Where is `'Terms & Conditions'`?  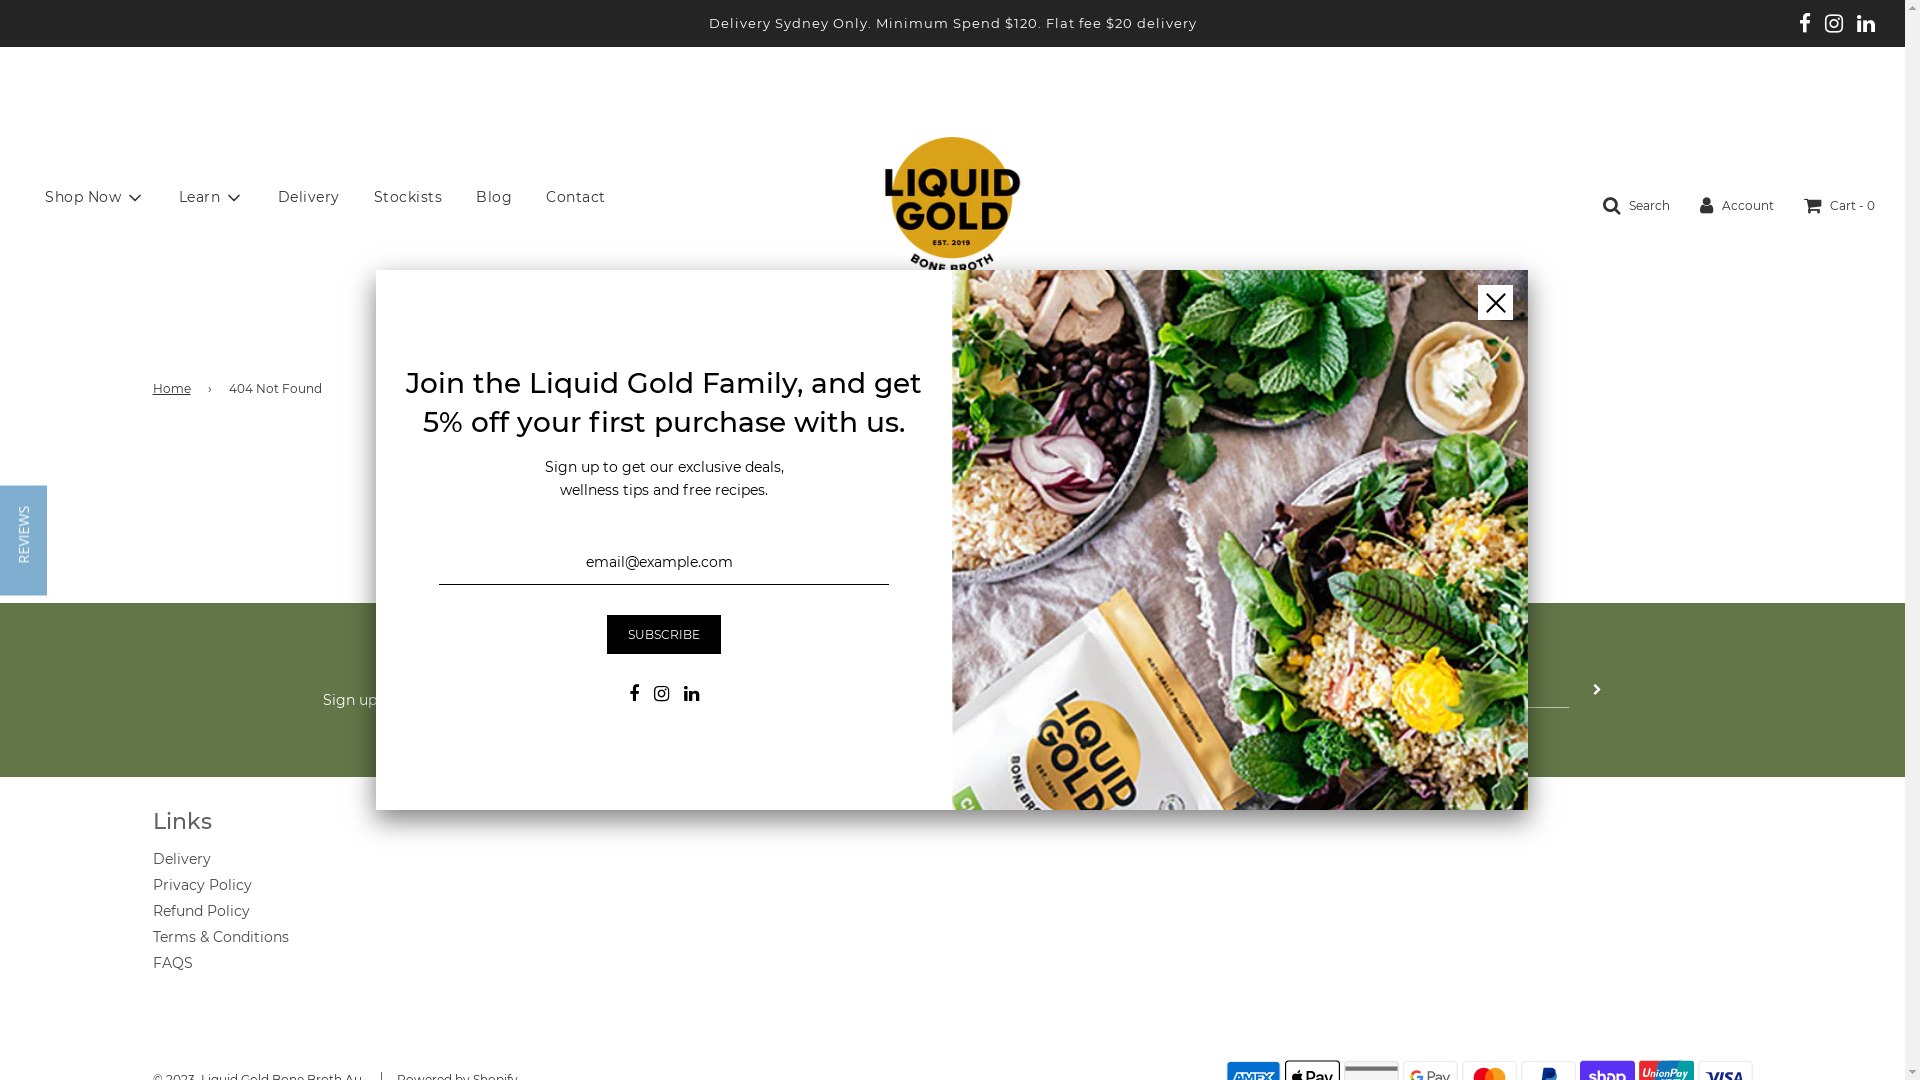 'Terms & Conditions' is located at coordinates (151, 937).